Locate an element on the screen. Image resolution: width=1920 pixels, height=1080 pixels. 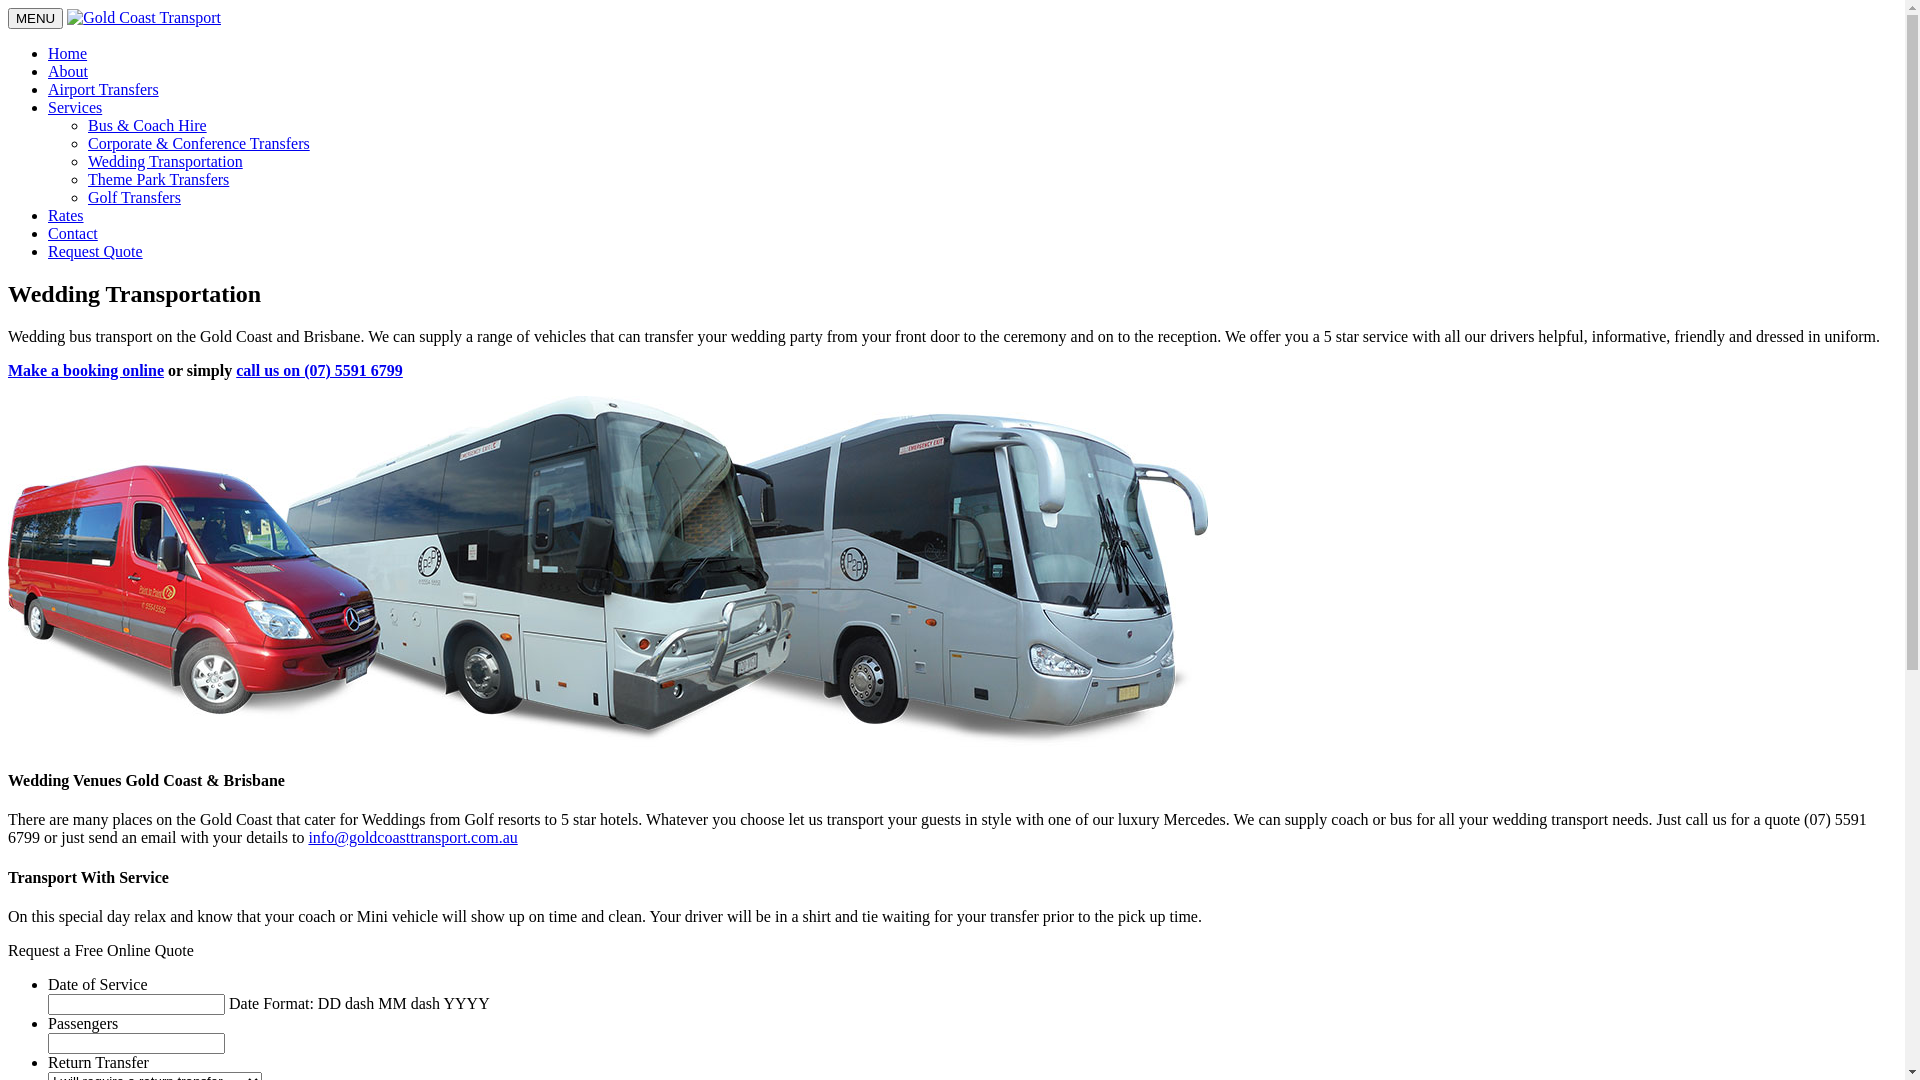
'Home' is located at coordinates (67, 52).